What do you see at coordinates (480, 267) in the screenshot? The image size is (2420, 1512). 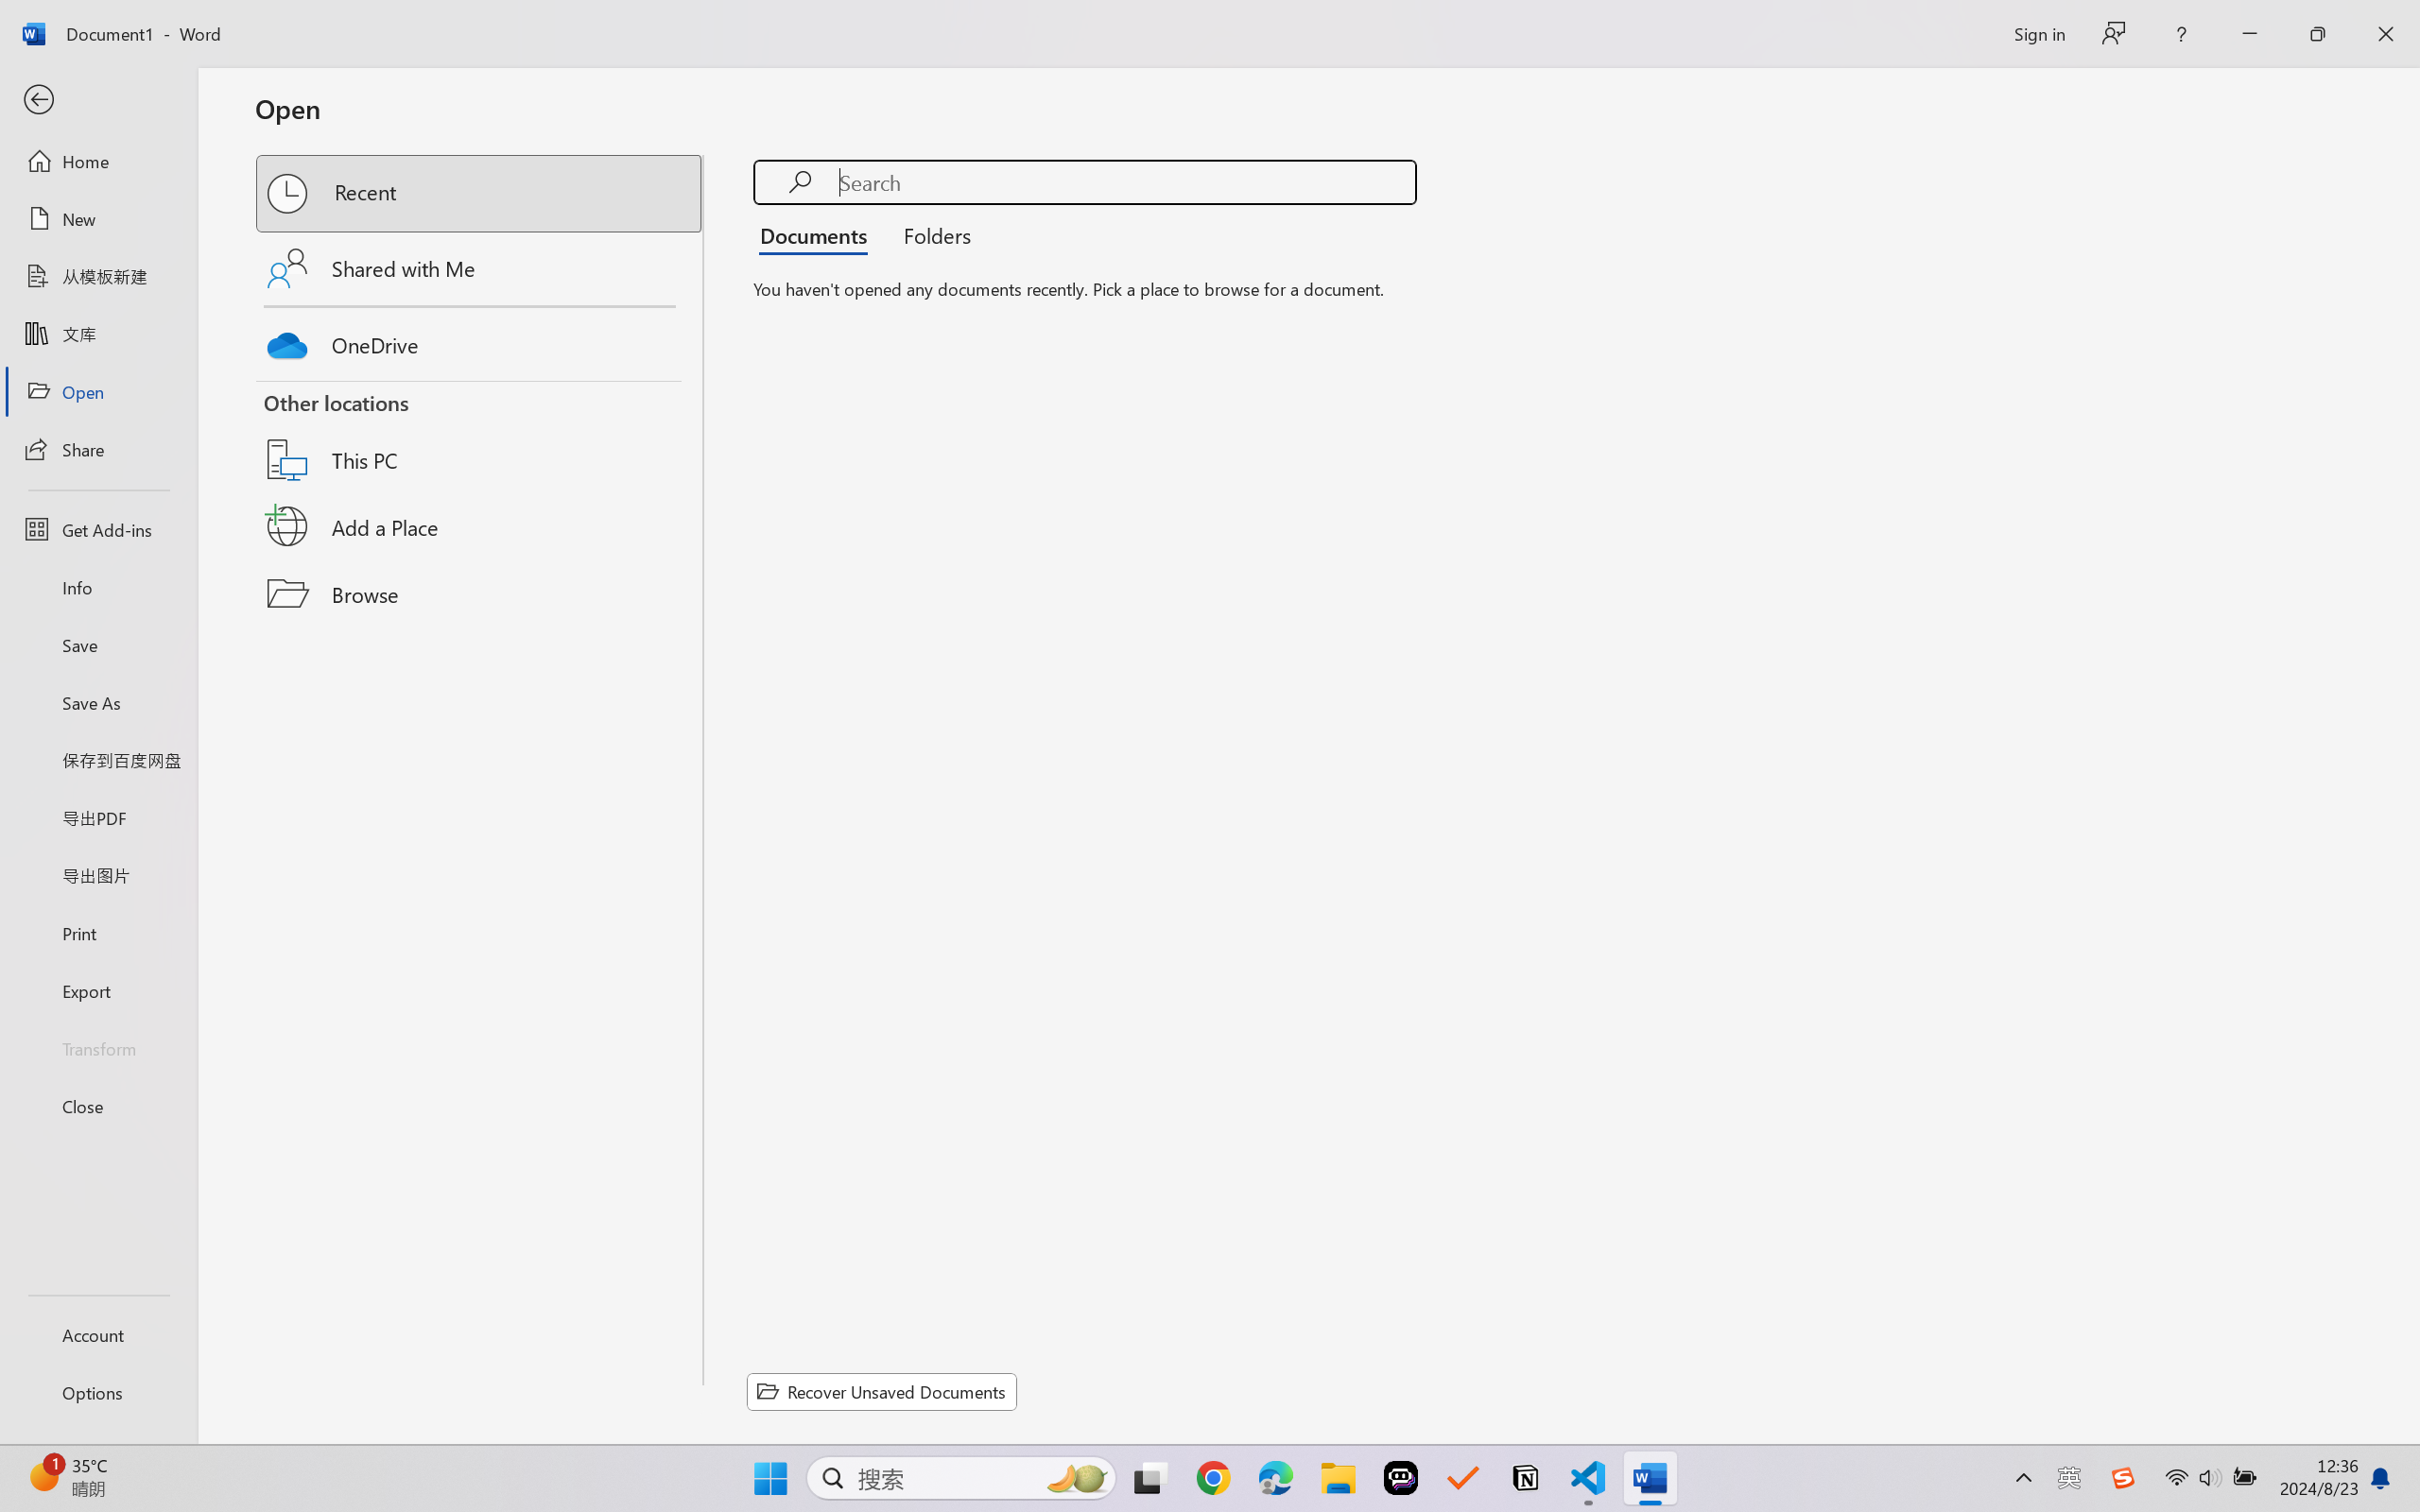 I see `'Shared with Me'` at bounding box center [480, 267].